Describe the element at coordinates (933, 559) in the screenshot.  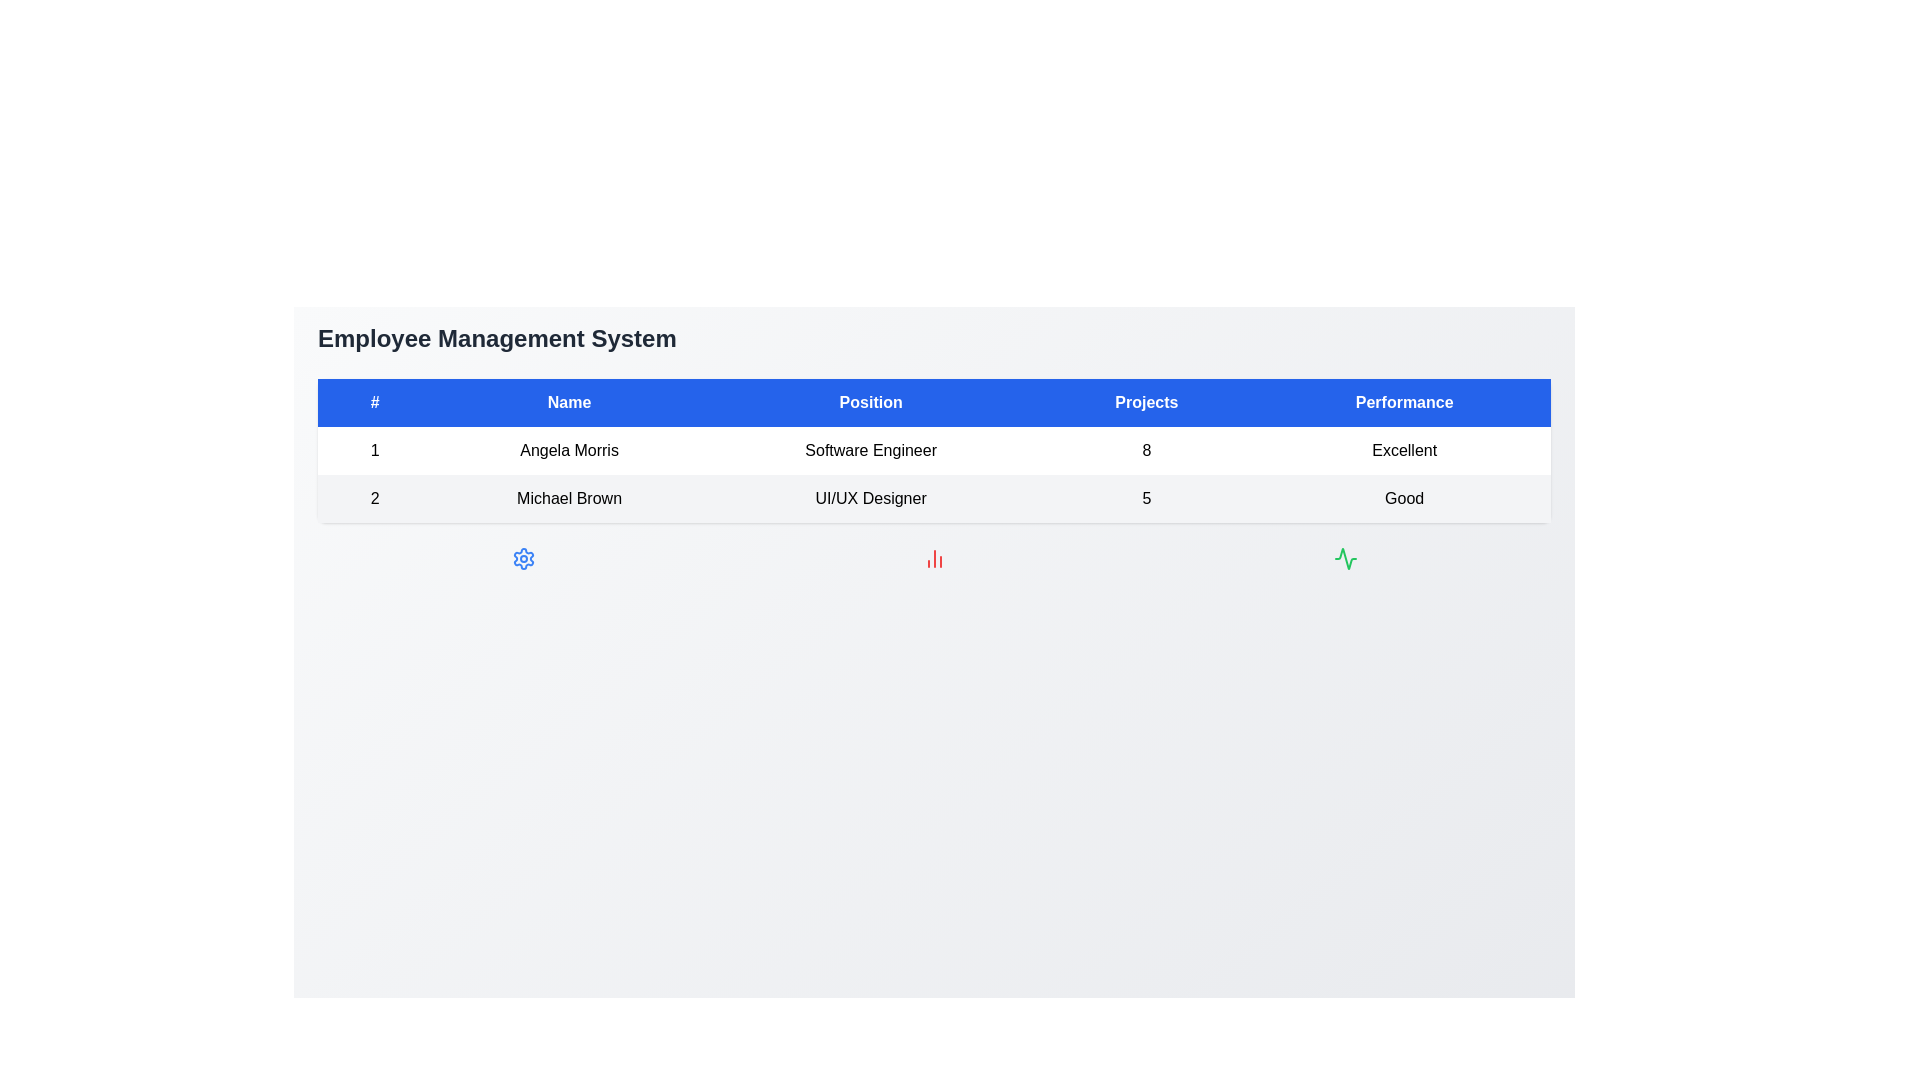
I see `the Icon button, which is the third element among its siblings, to change its color. This button is associated with bar chart functionality and is located towards the center-bottom area of the UI` at that location.